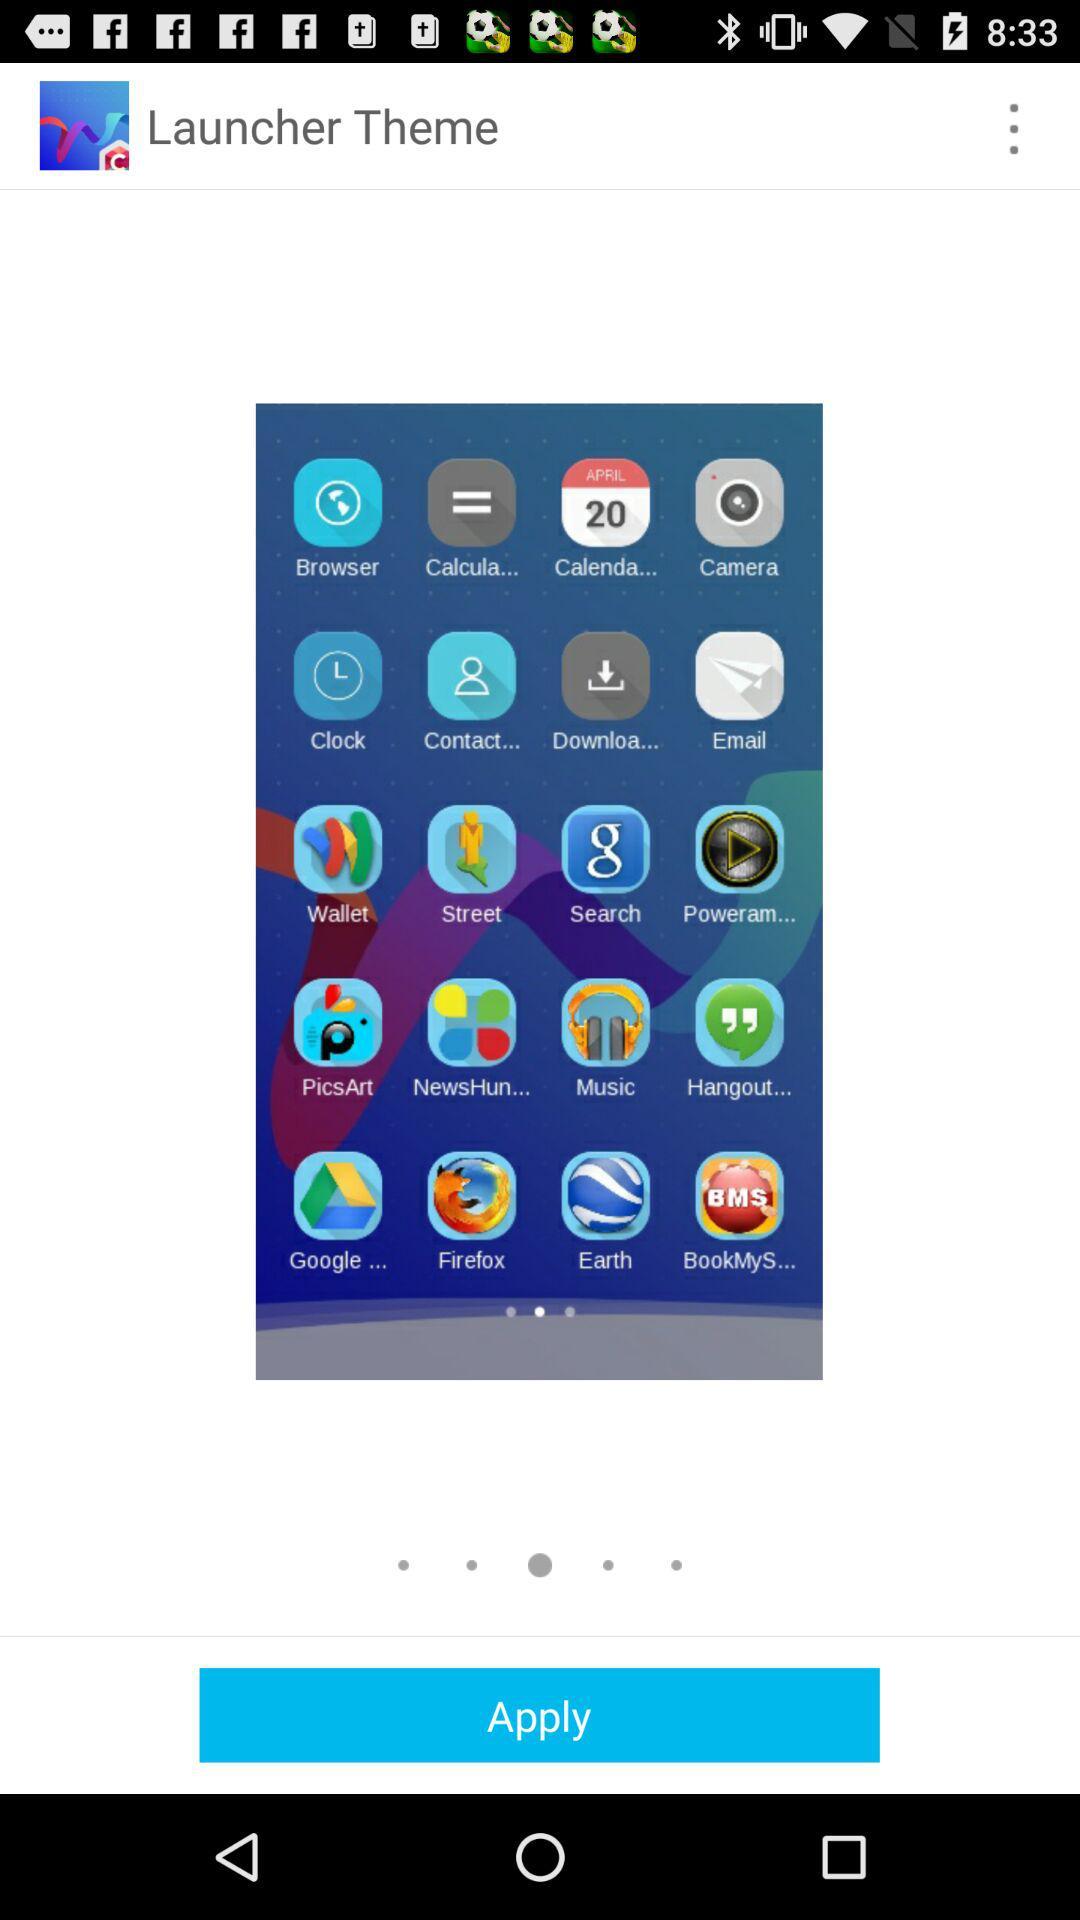 This screenshot has height=1920, width=1080. I want to click on the item next to launcher theme icon, so click(1014, 128).